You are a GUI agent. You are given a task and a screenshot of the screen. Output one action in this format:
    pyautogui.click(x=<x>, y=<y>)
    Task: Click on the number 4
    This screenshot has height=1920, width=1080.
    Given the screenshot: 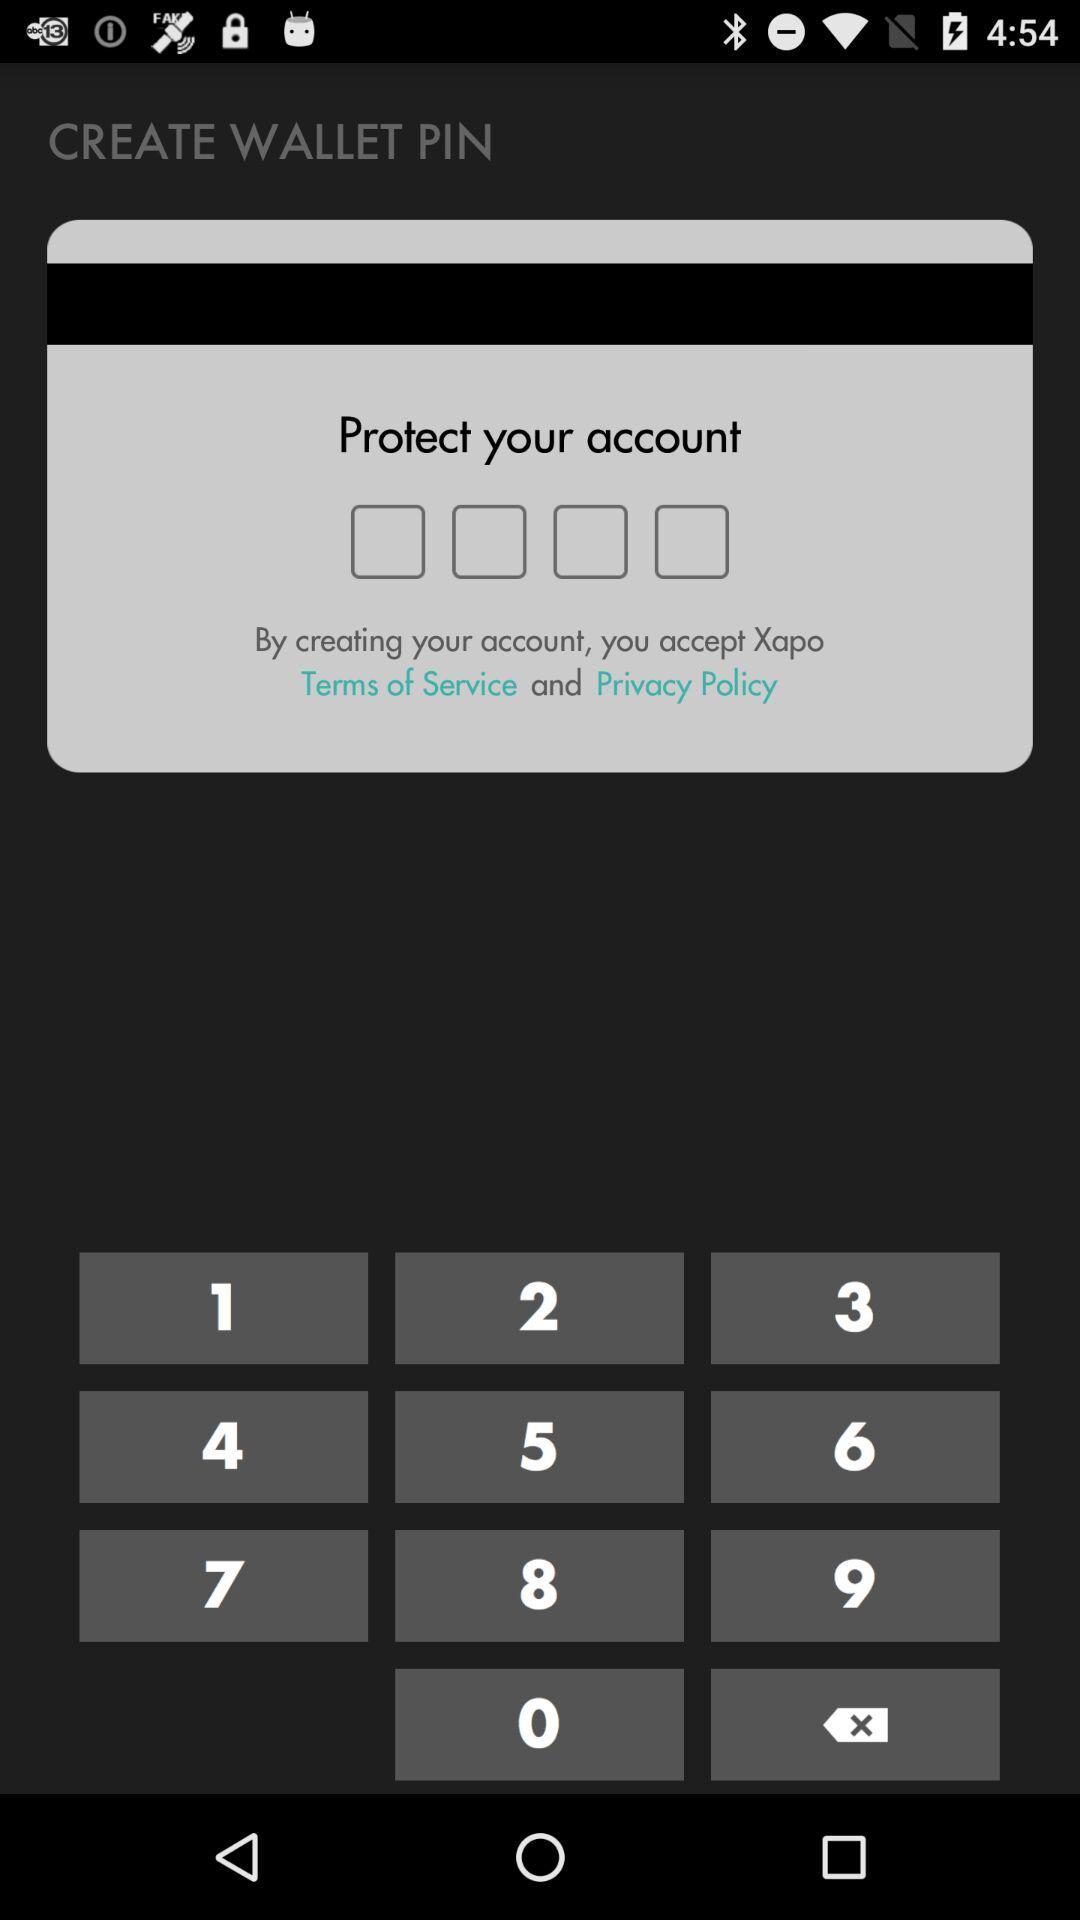 What is the action you would take?
    pyautogui.click(x=223, y=1447)
    